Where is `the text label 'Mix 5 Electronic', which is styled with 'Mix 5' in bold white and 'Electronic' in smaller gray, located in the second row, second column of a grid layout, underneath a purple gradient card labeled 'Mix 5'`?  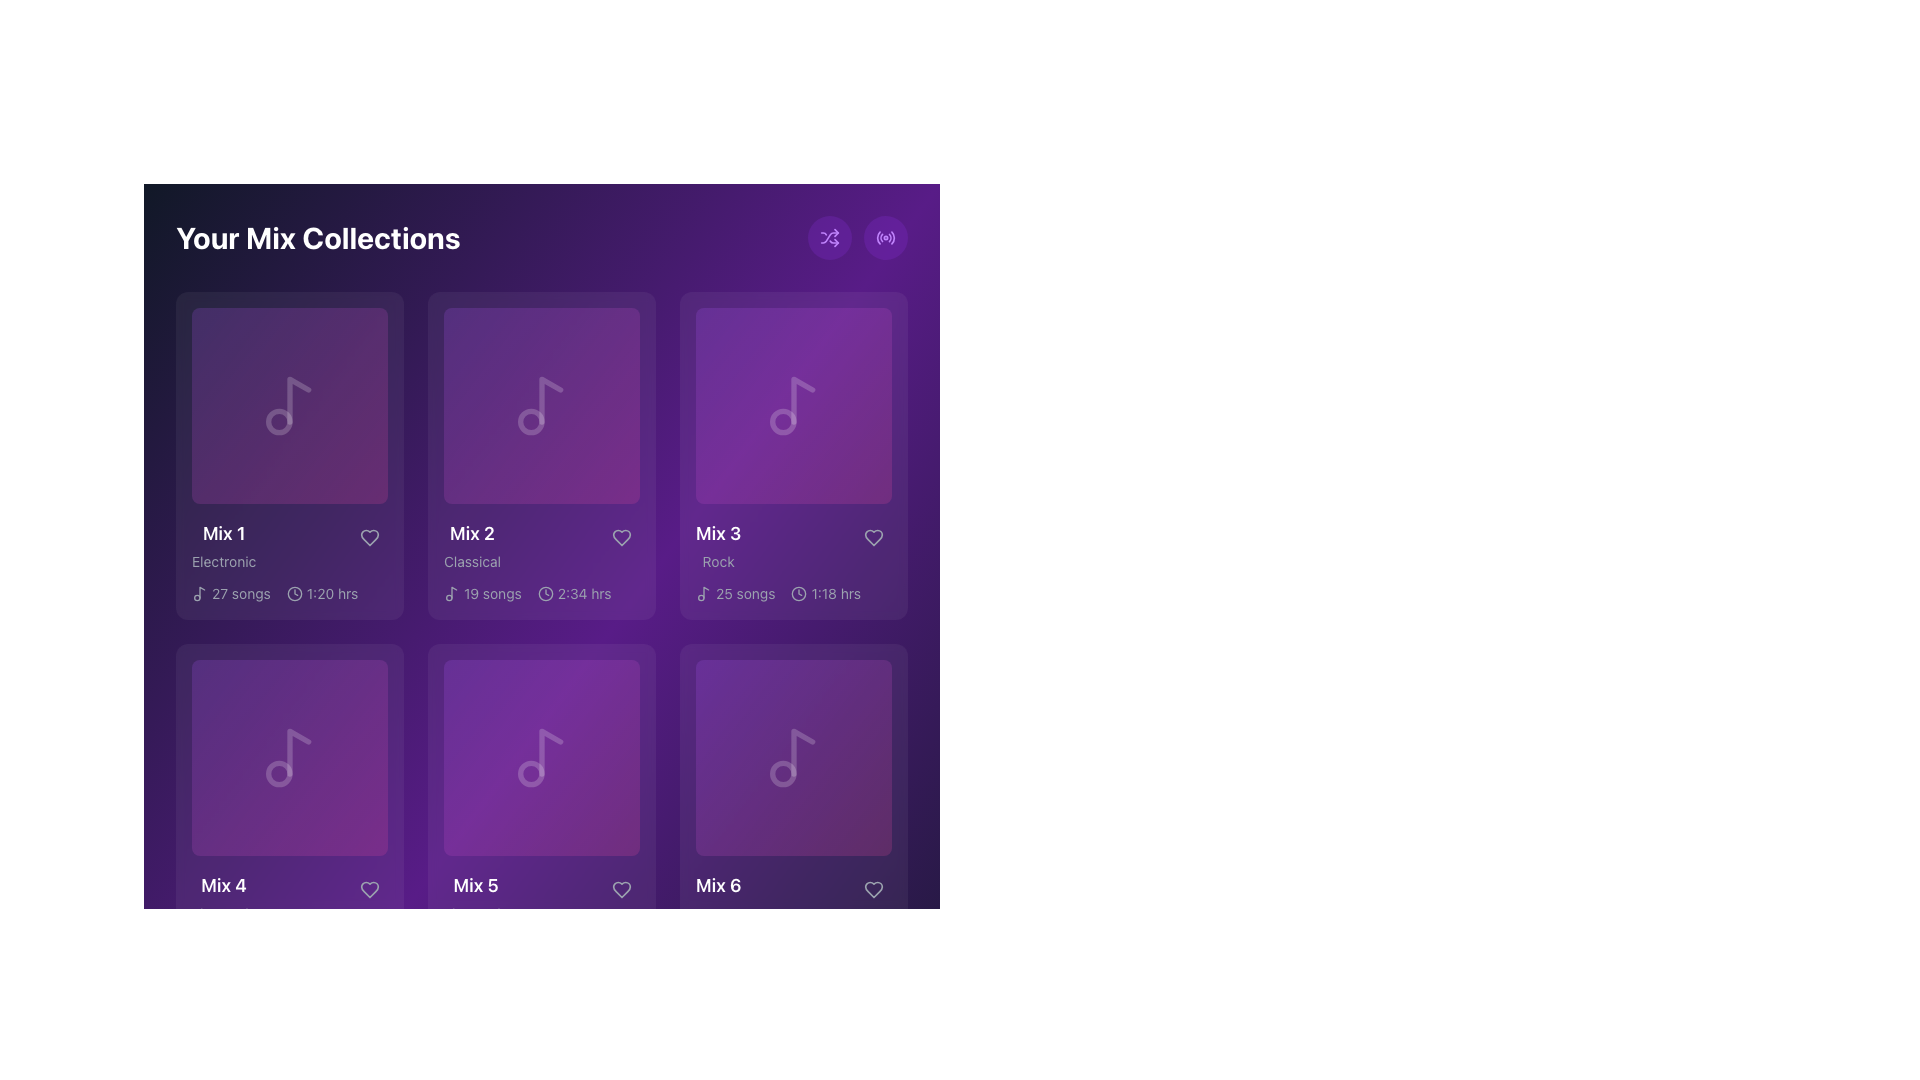 the text label 'Mix 5 Electronic', which is styled with 'Mix 5' in bold white and 'Electronic' in smaller gray, located in the second row, second column of a grid layout, underneath a purple gradient card labeled 'Mix 5' is located at coordinates (542, 897).